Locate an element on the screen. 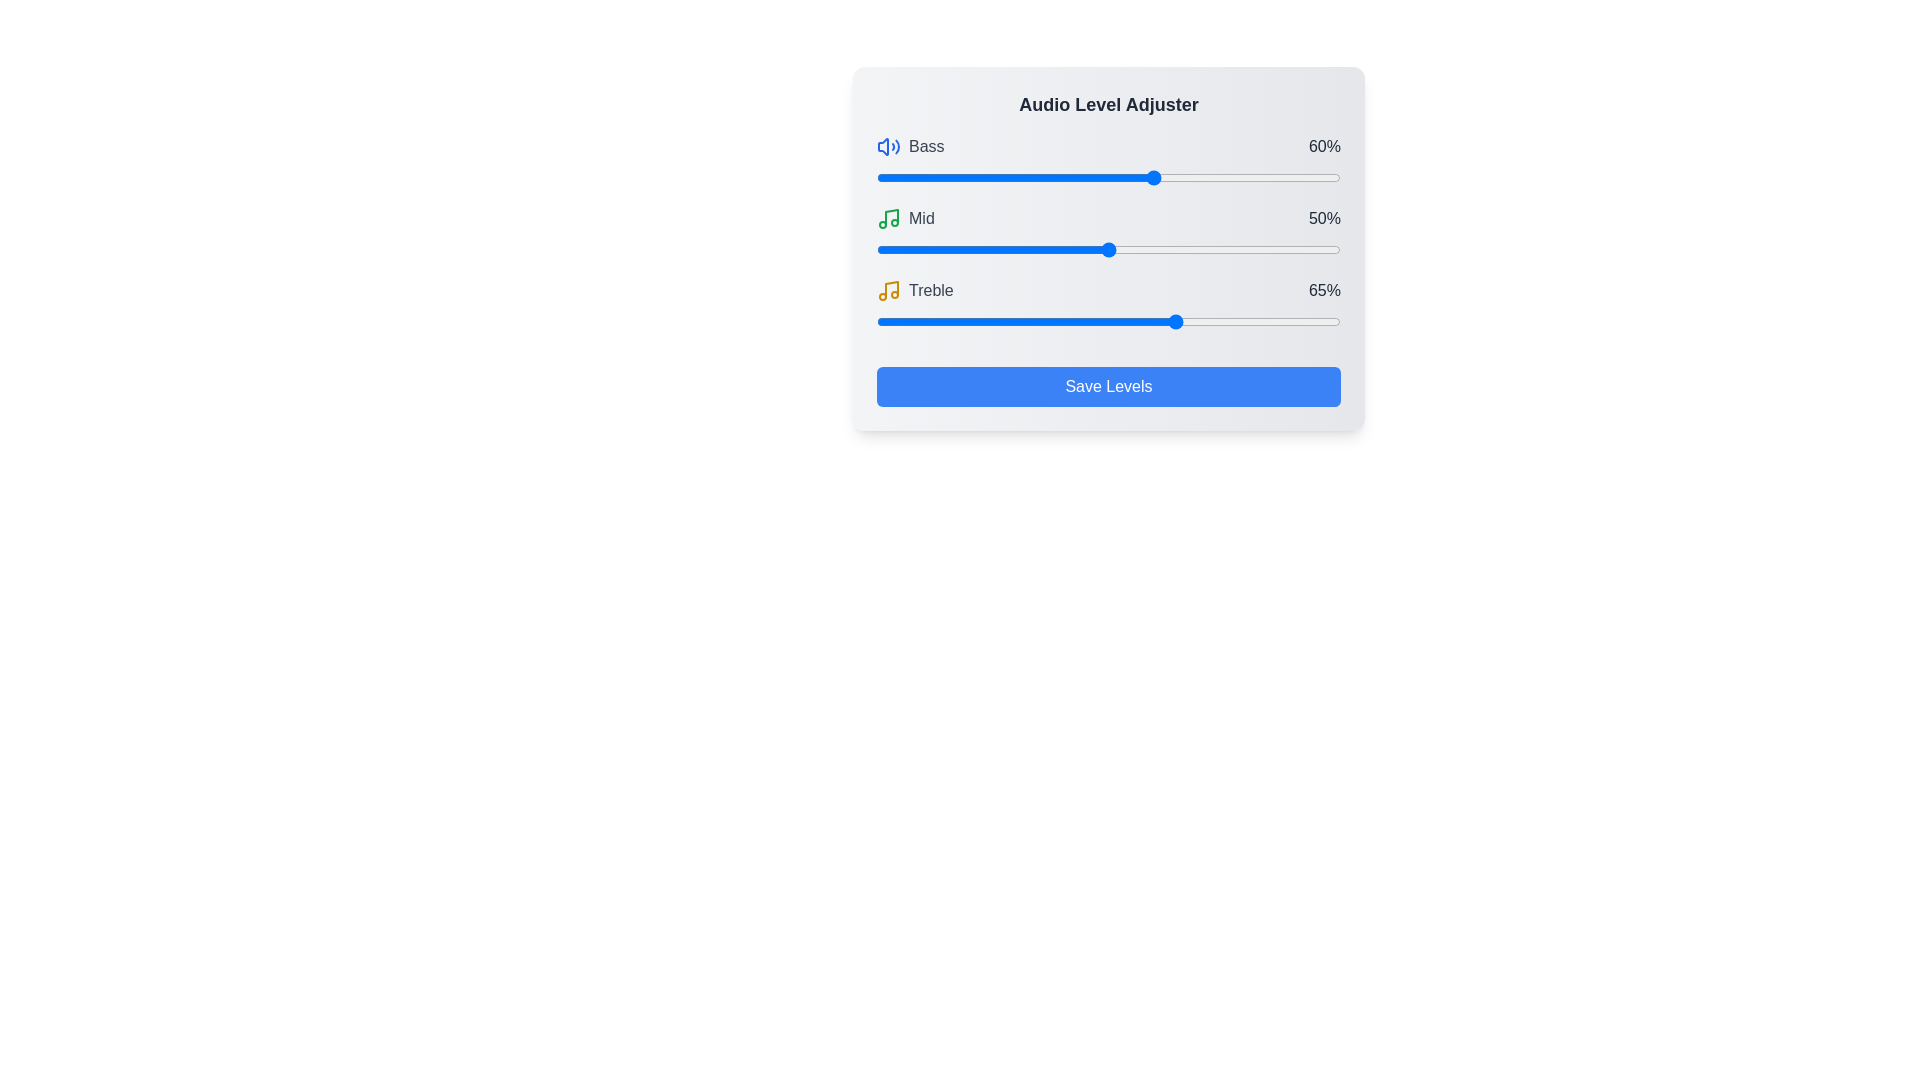 The image size is (1920, 1080). the 'Mid' audio level is located at coordinates (1173, 249).